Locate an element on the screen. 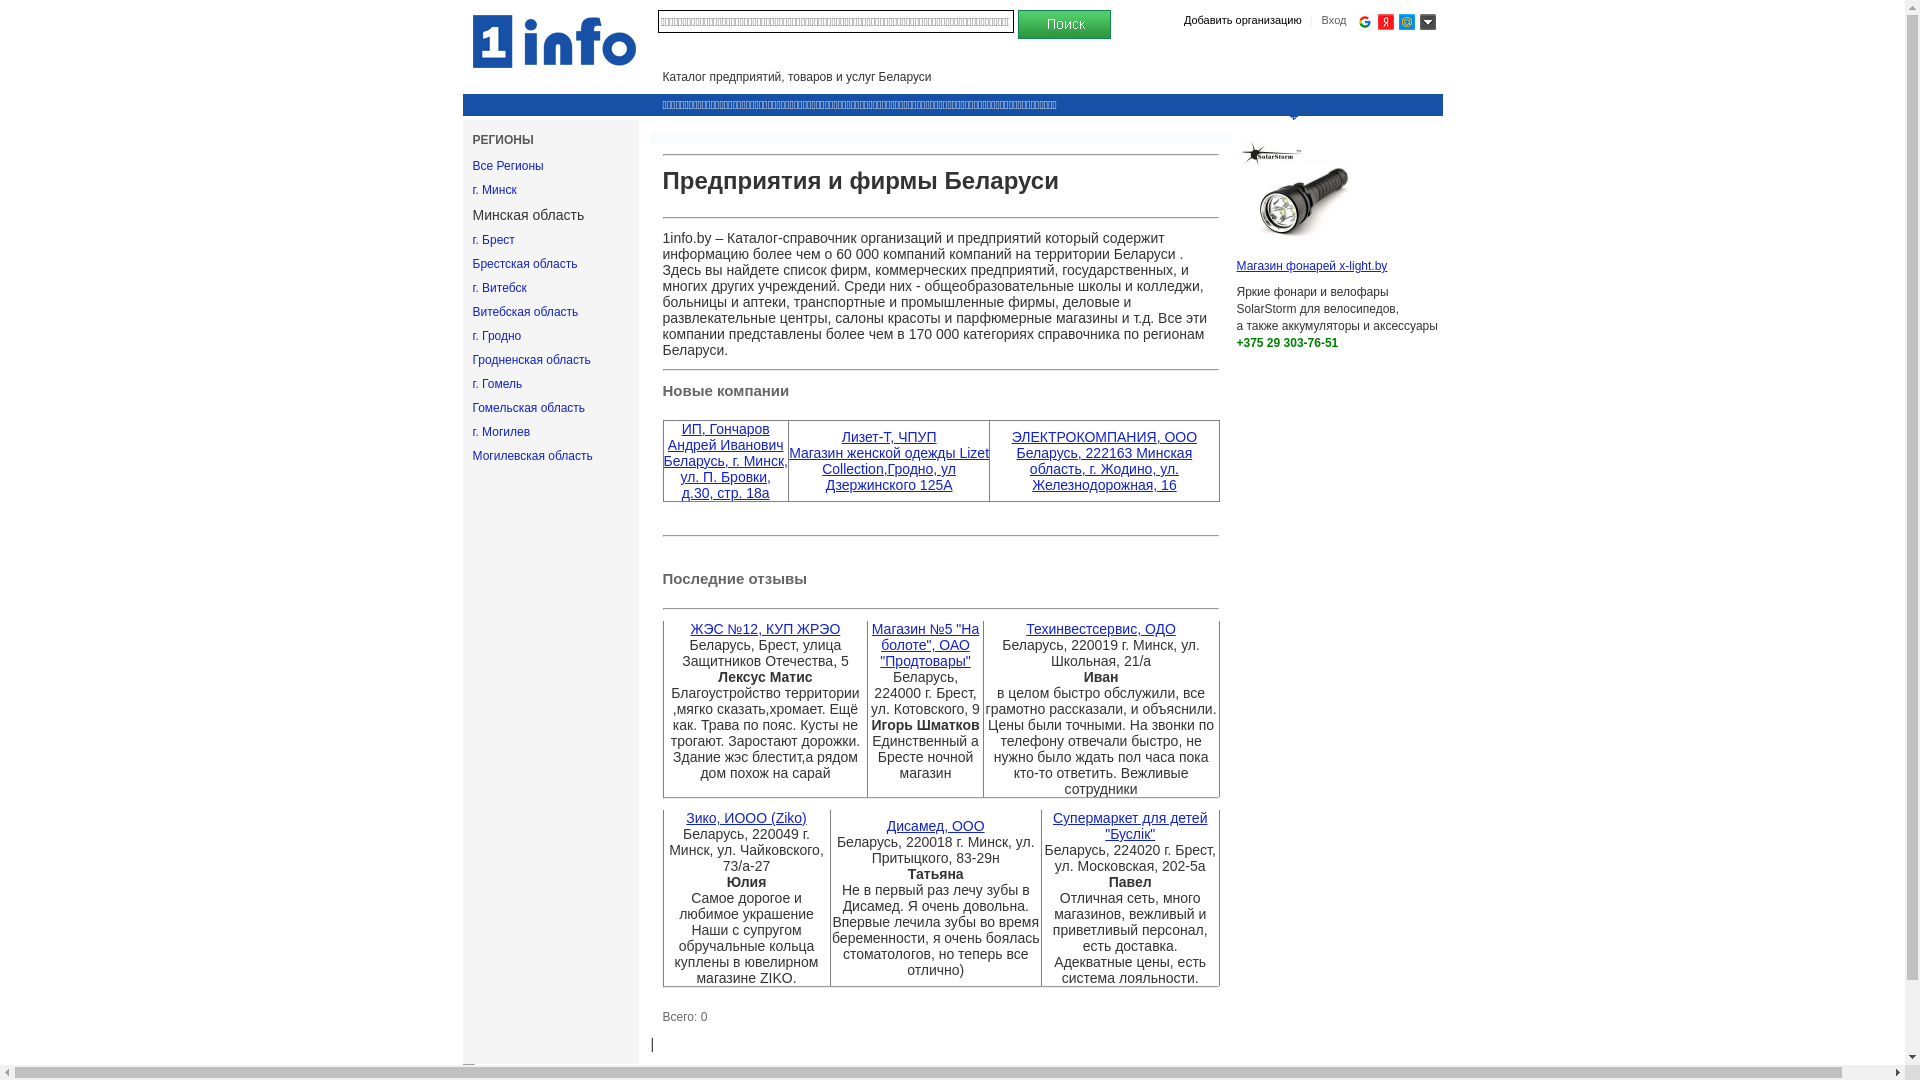 Image resolution: width=1920 pixels, height=1080 pixels. '1 info' is located at coordinates (553, 41).